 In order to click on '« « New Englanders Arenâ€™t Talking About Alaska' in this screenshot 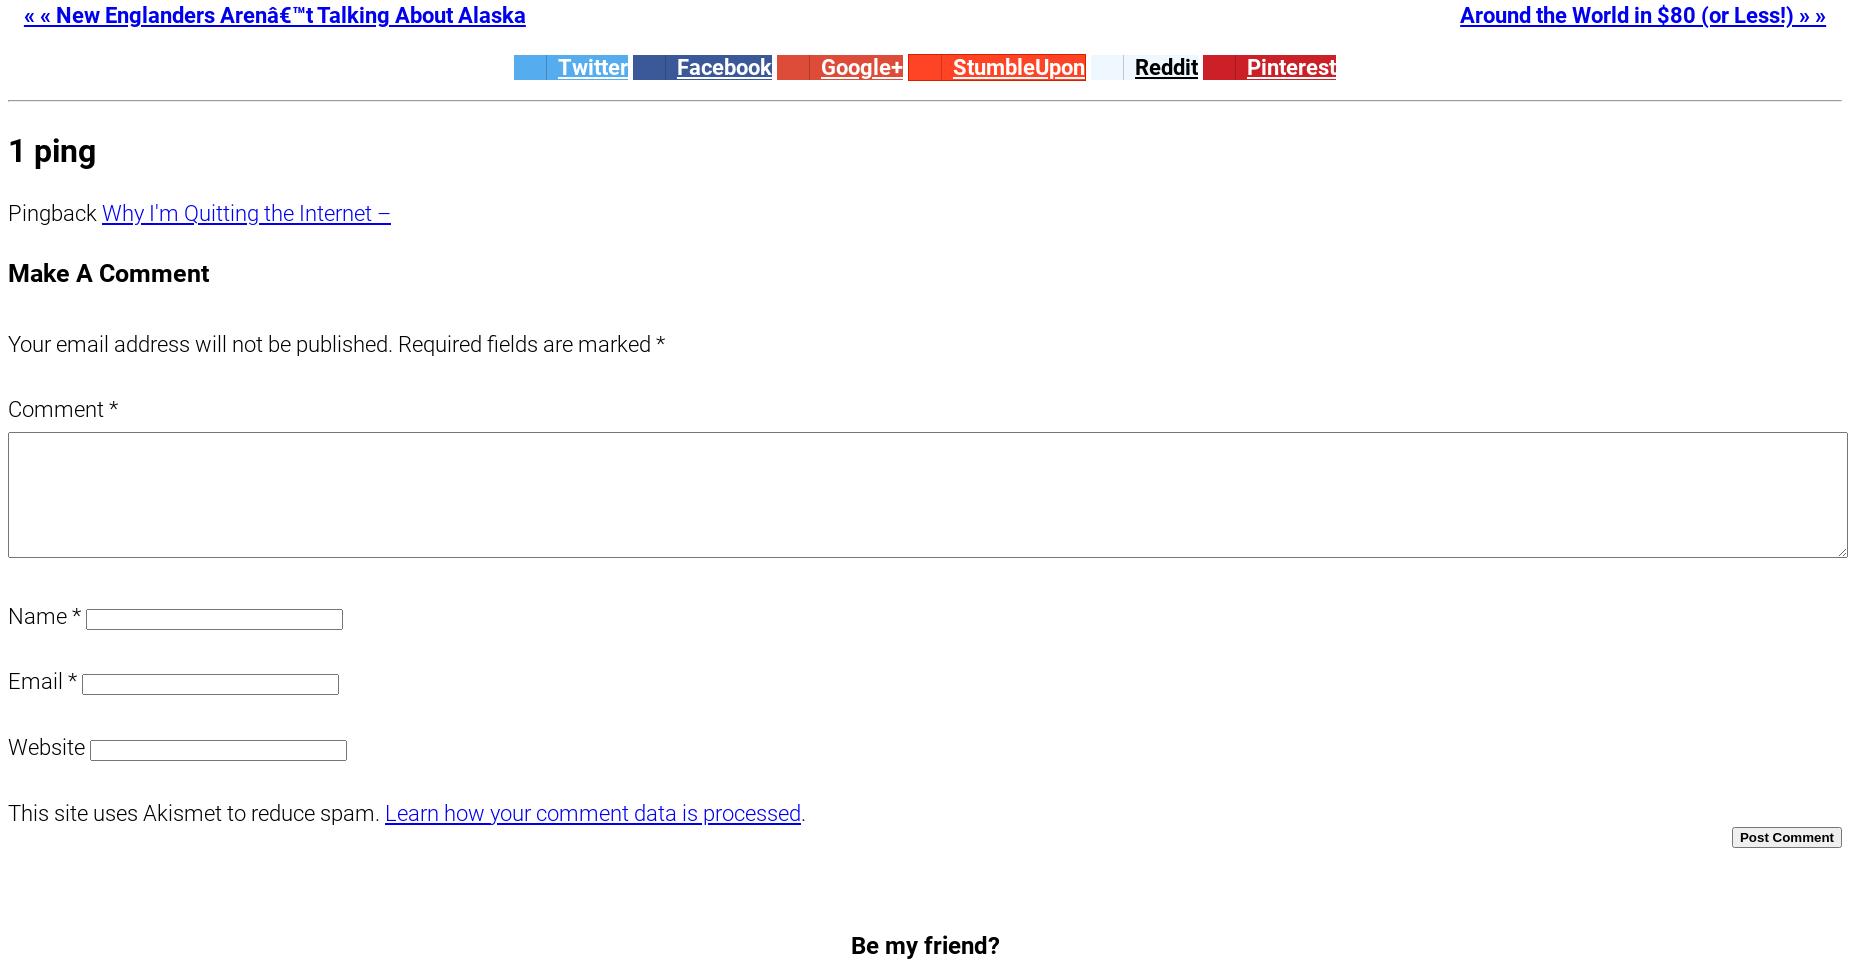, I will do `click(272, 14)`.